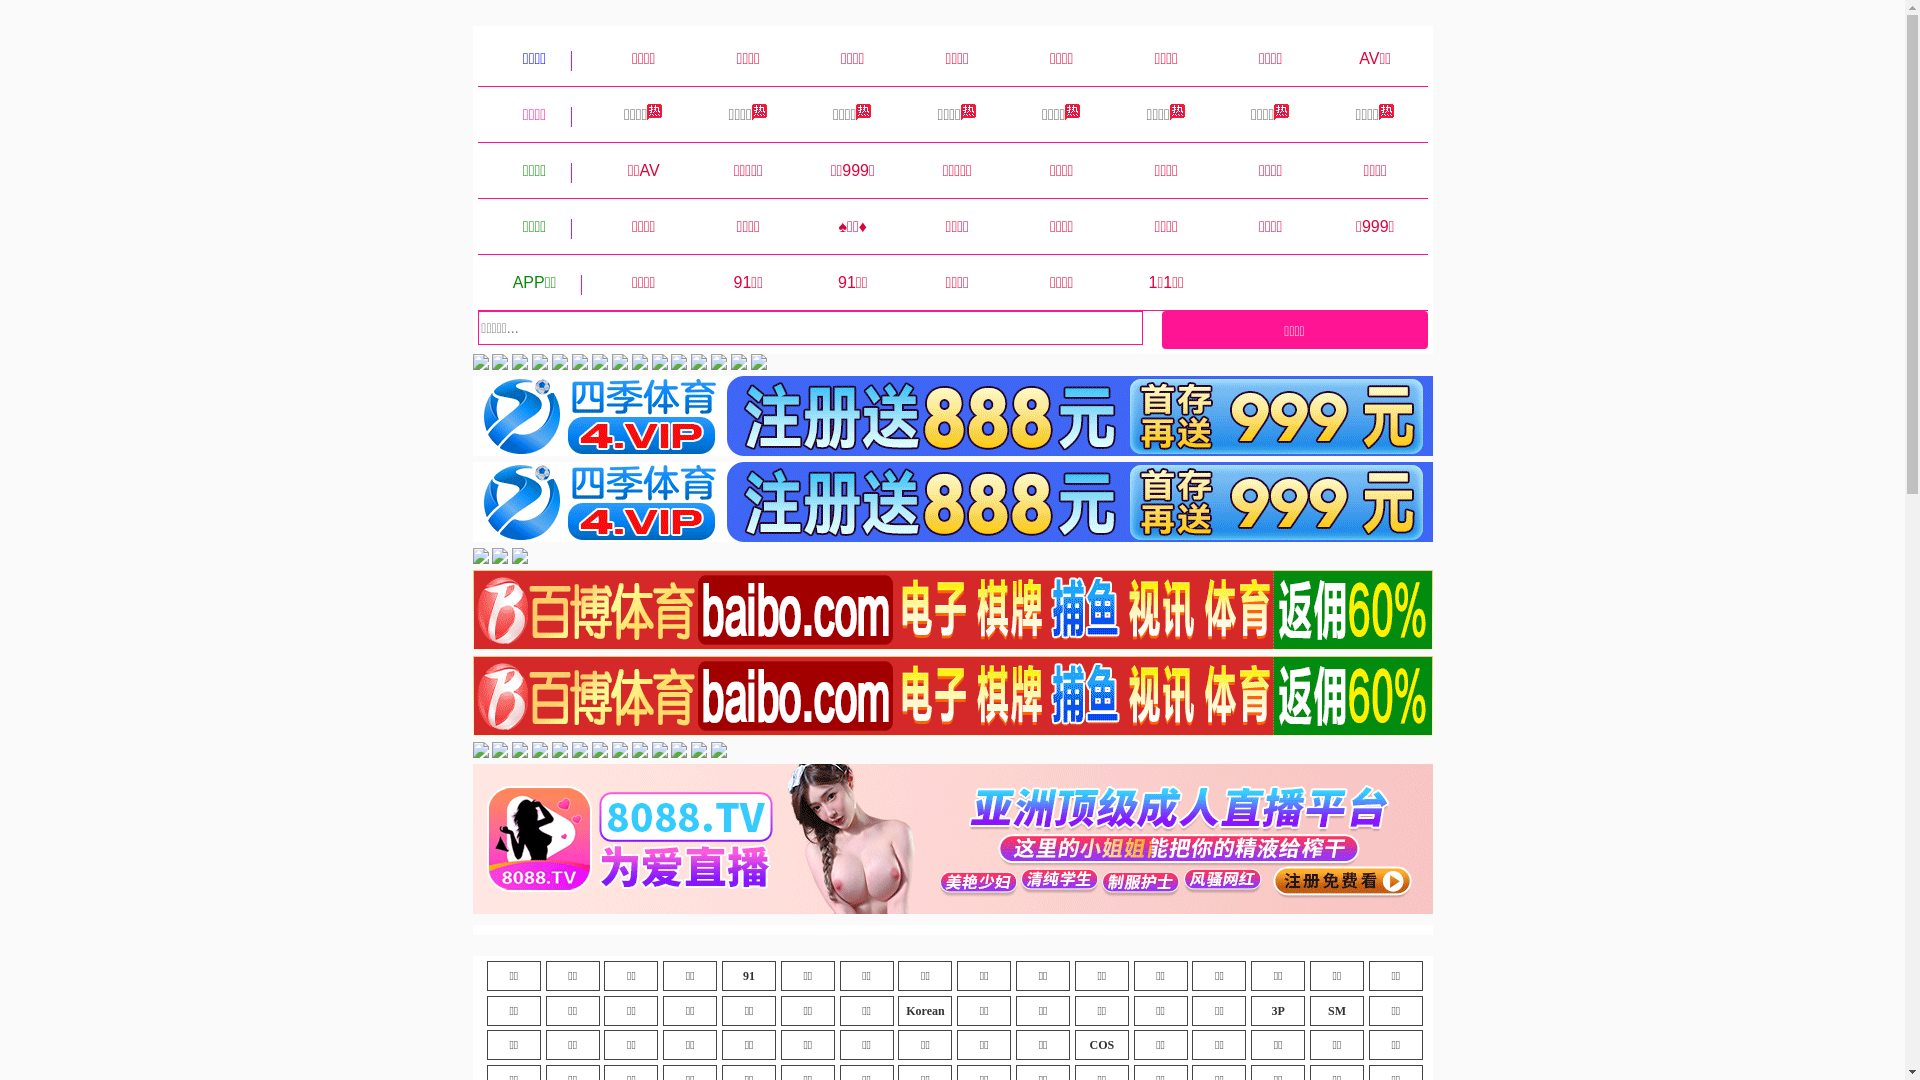  I want to click on 'COS', so click(1101, 1044).